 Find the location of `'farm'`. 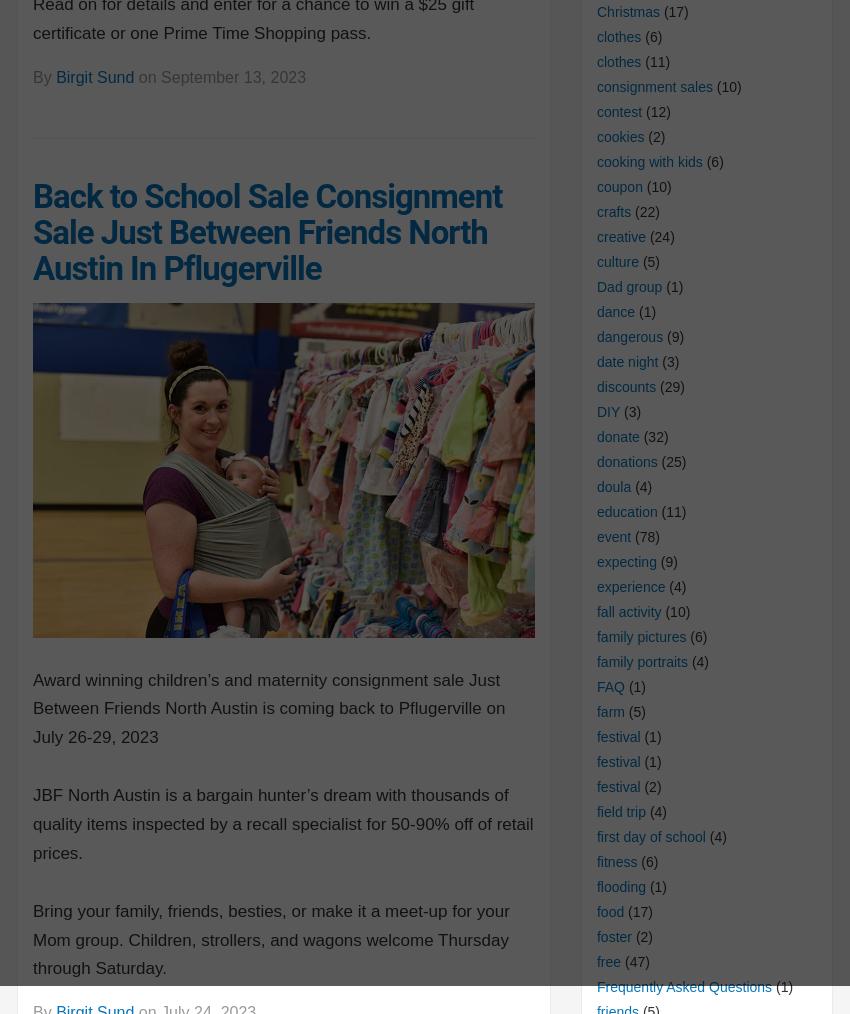

'farm' is located at coordinates (608, 710).